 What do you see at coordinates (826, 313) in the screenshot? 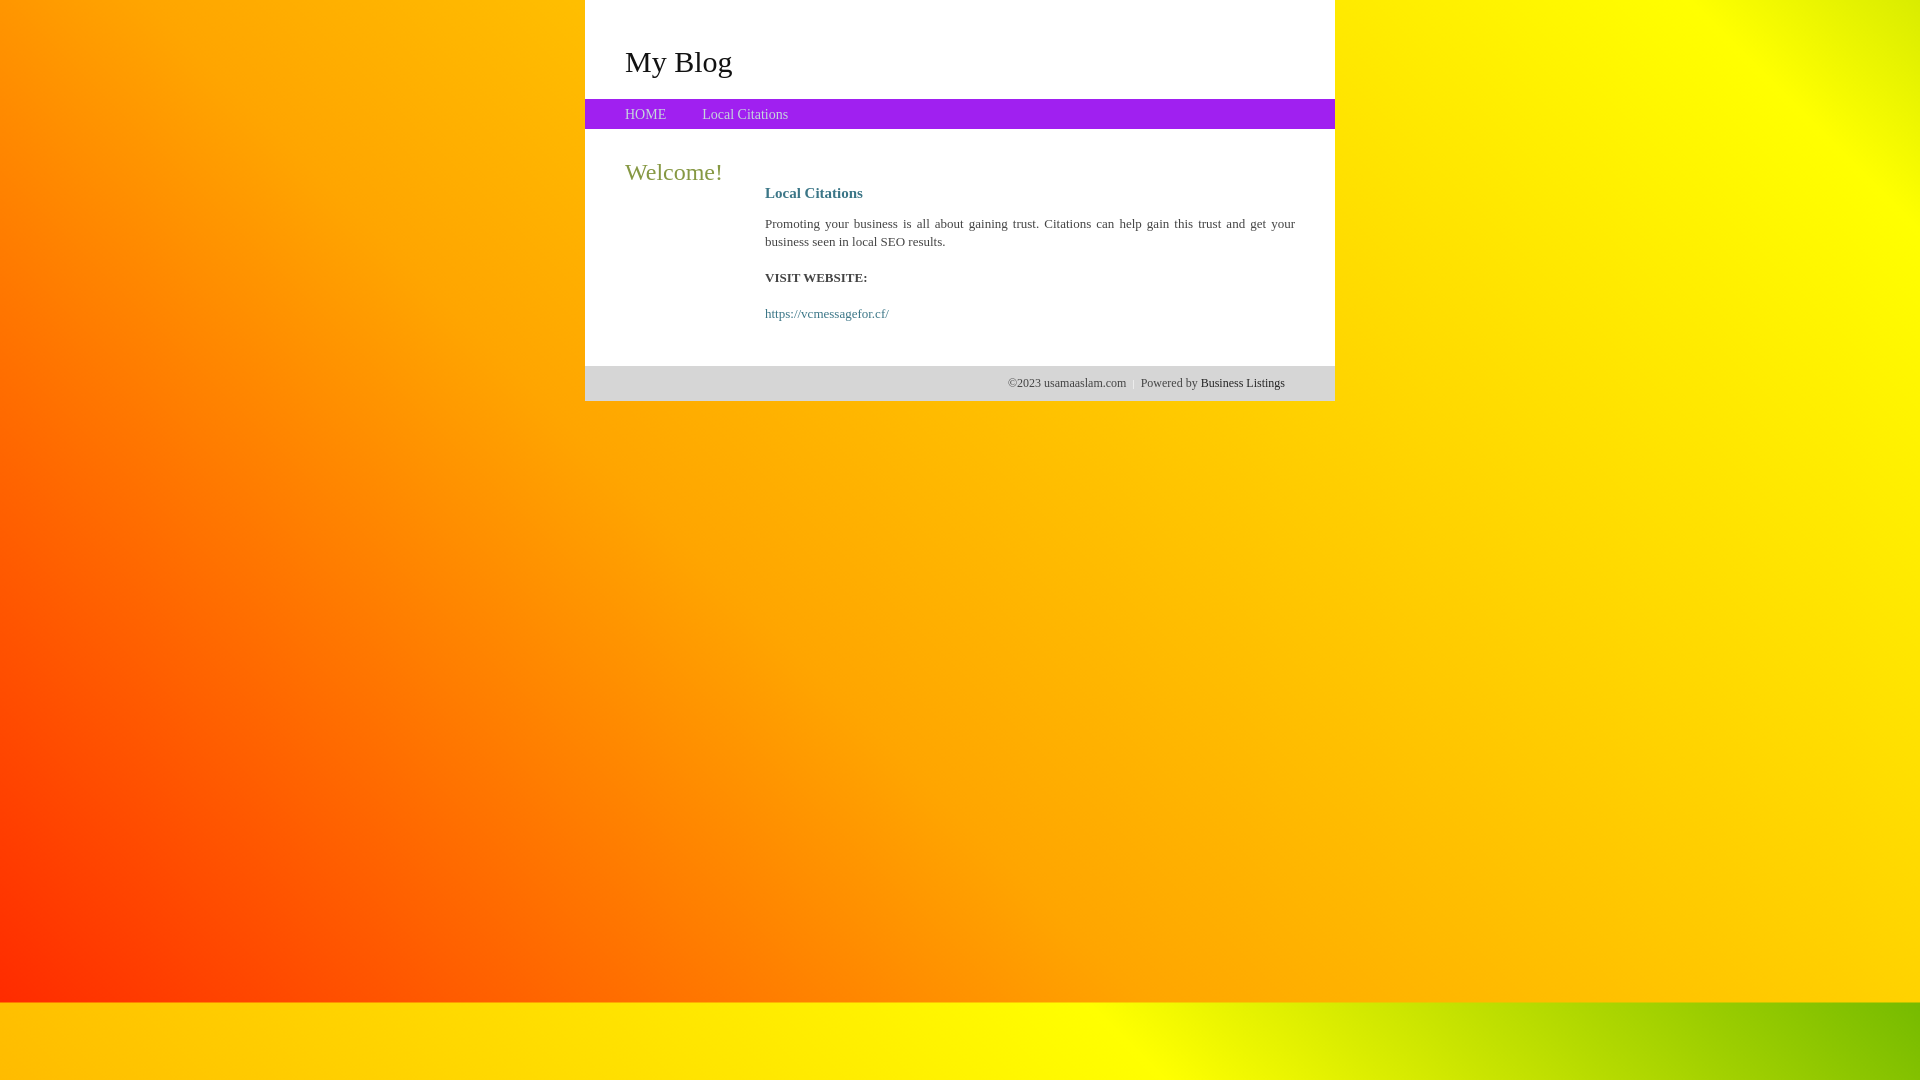
I see `'https://vcmessagefor.cf/'` at bounding box center [826, 313].